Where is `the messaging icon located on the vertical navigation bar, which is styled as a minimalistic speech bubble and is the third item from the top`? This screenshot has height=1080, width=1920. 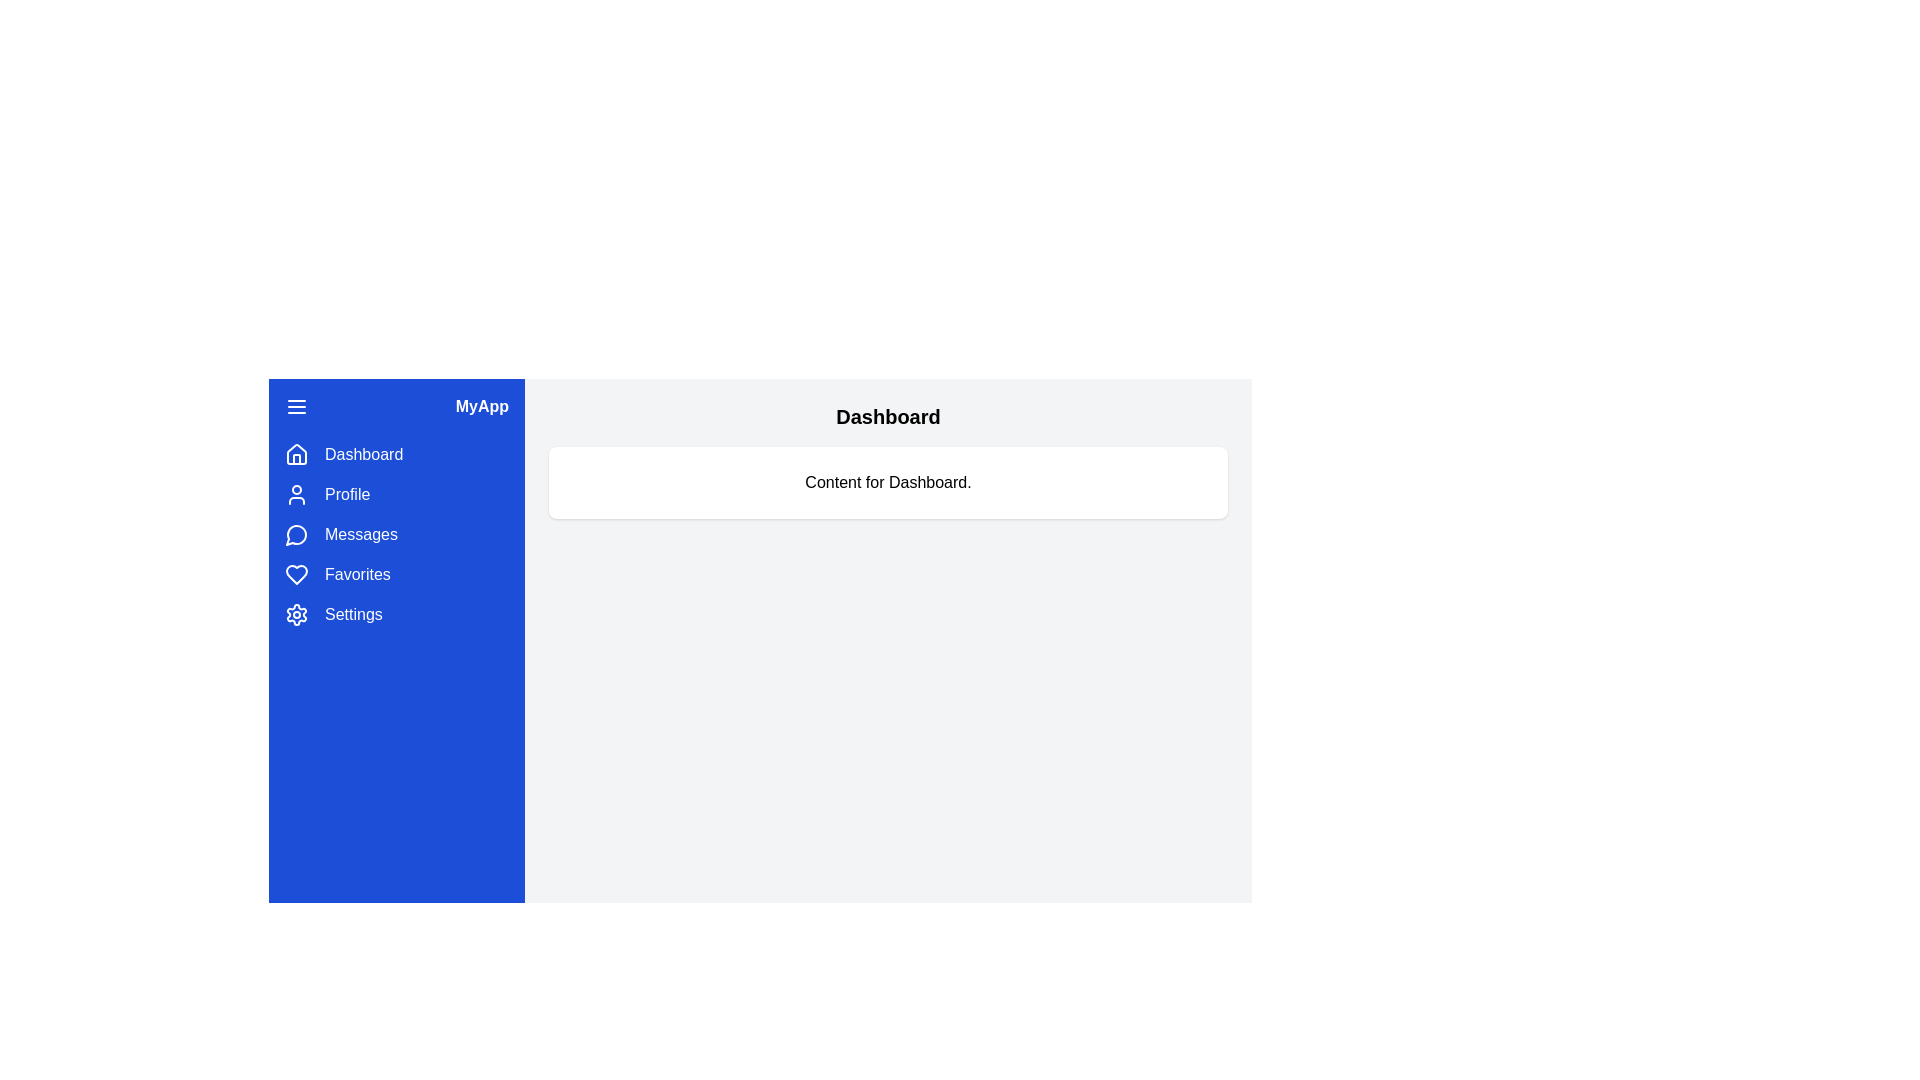
the messaging icon located on the vertical navigation bar, which is styled as a minimalistic speech bubble and is the third item from the top is located at coordinates (295, 534).